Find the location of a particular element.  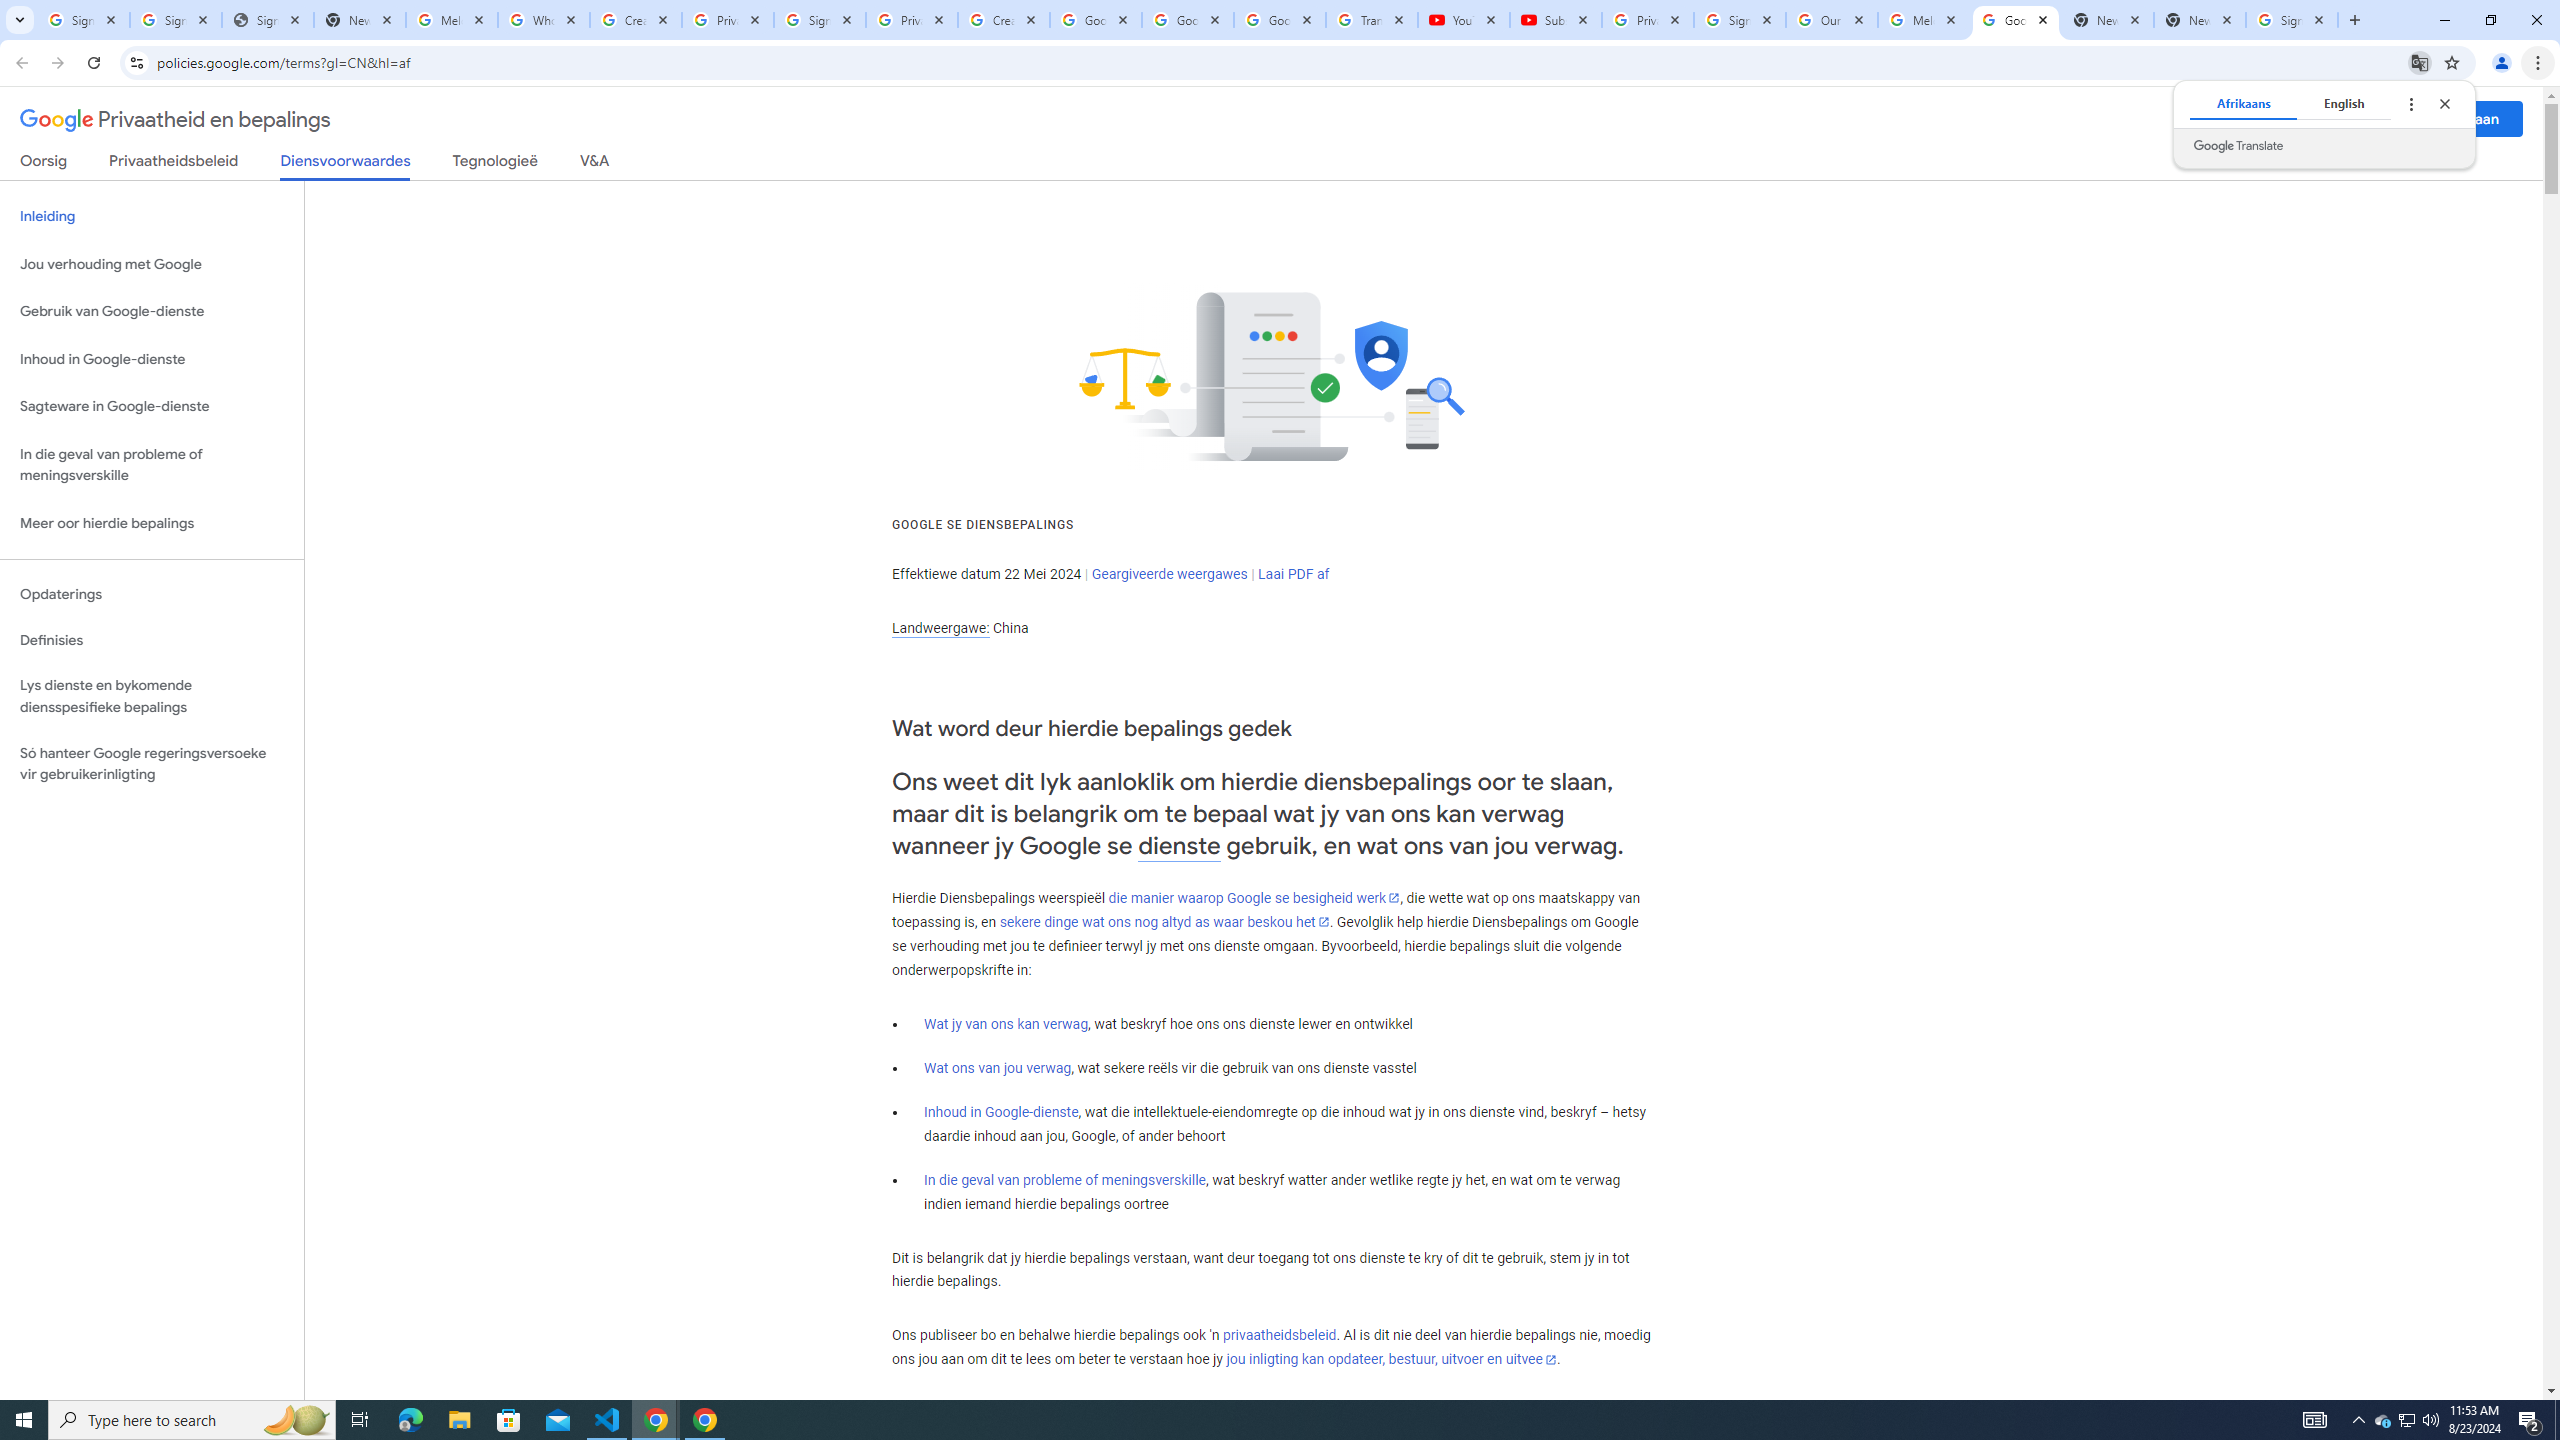

'Opdaterings' is located at coordinates (151, 593).